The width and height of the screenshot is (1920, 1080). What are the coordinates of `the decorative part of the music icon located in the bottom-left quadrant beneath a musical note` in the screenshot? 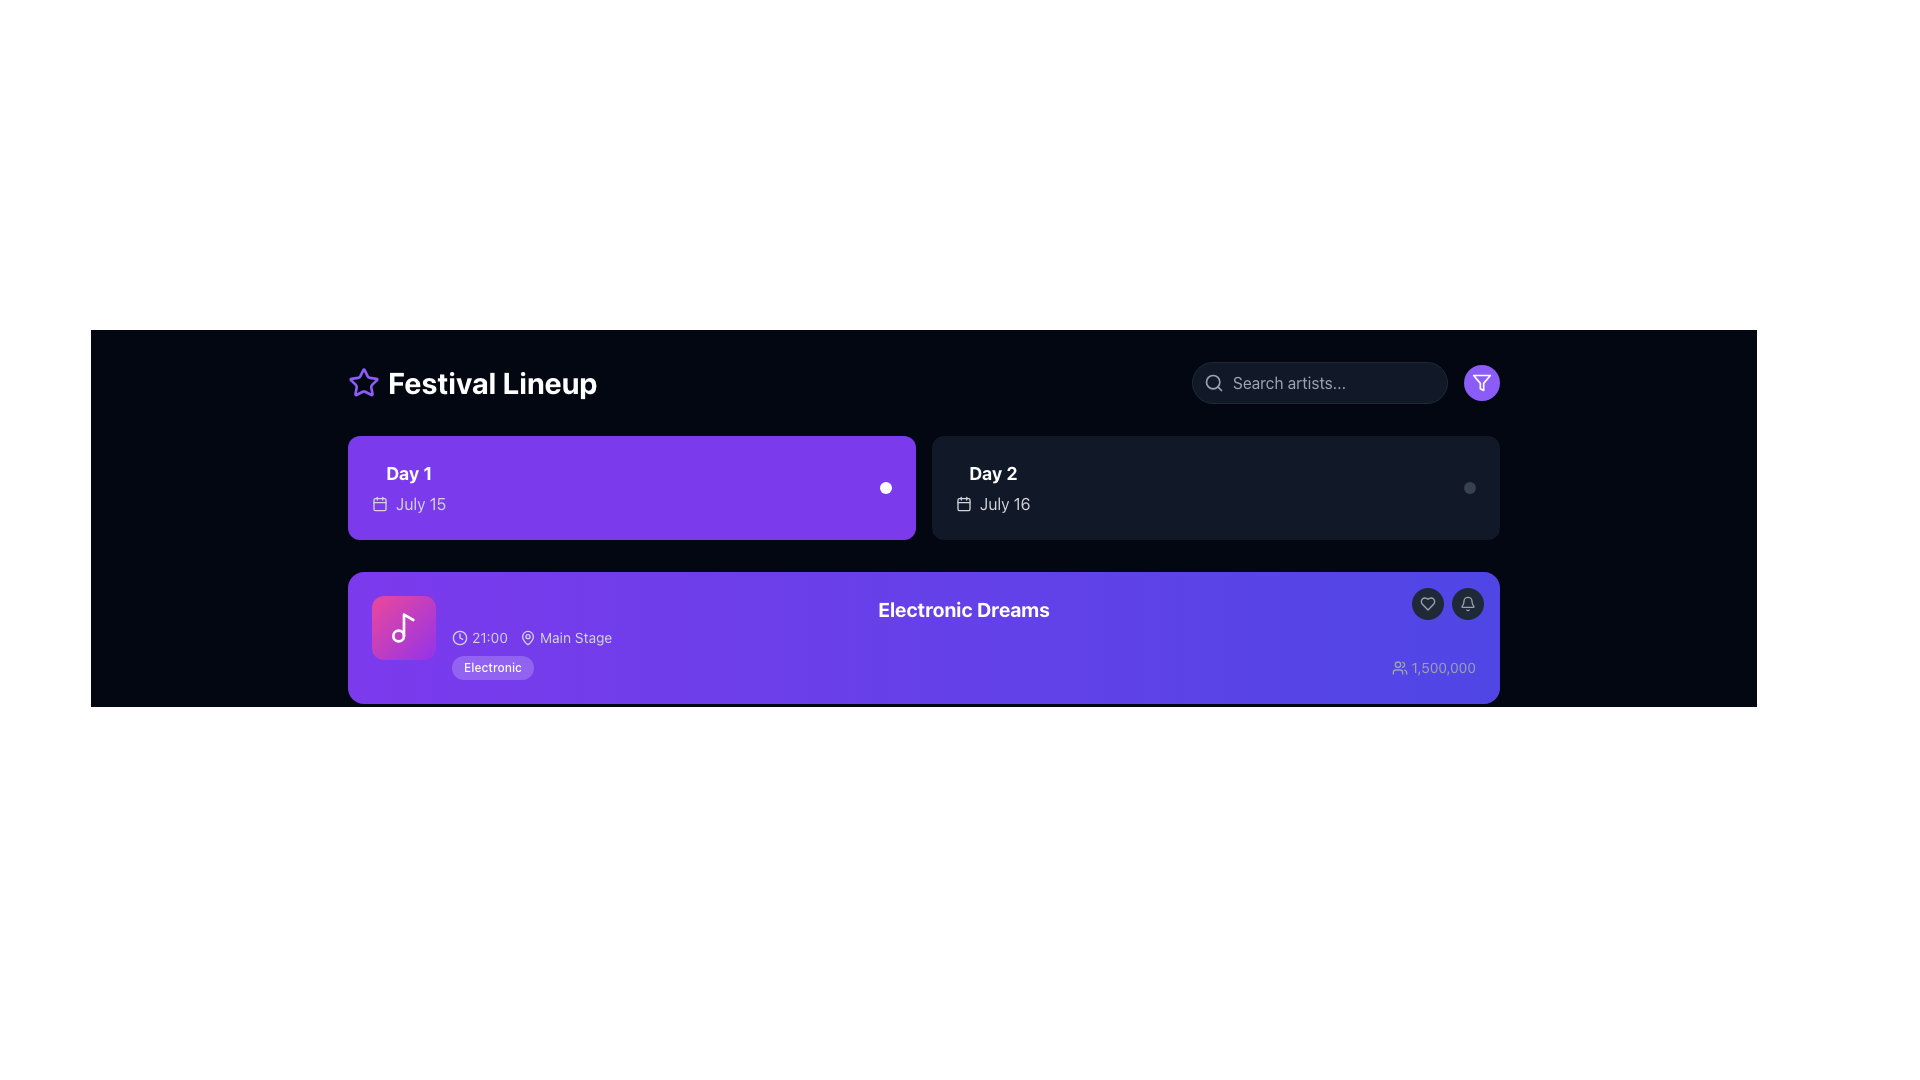 It's located at (398, 636).